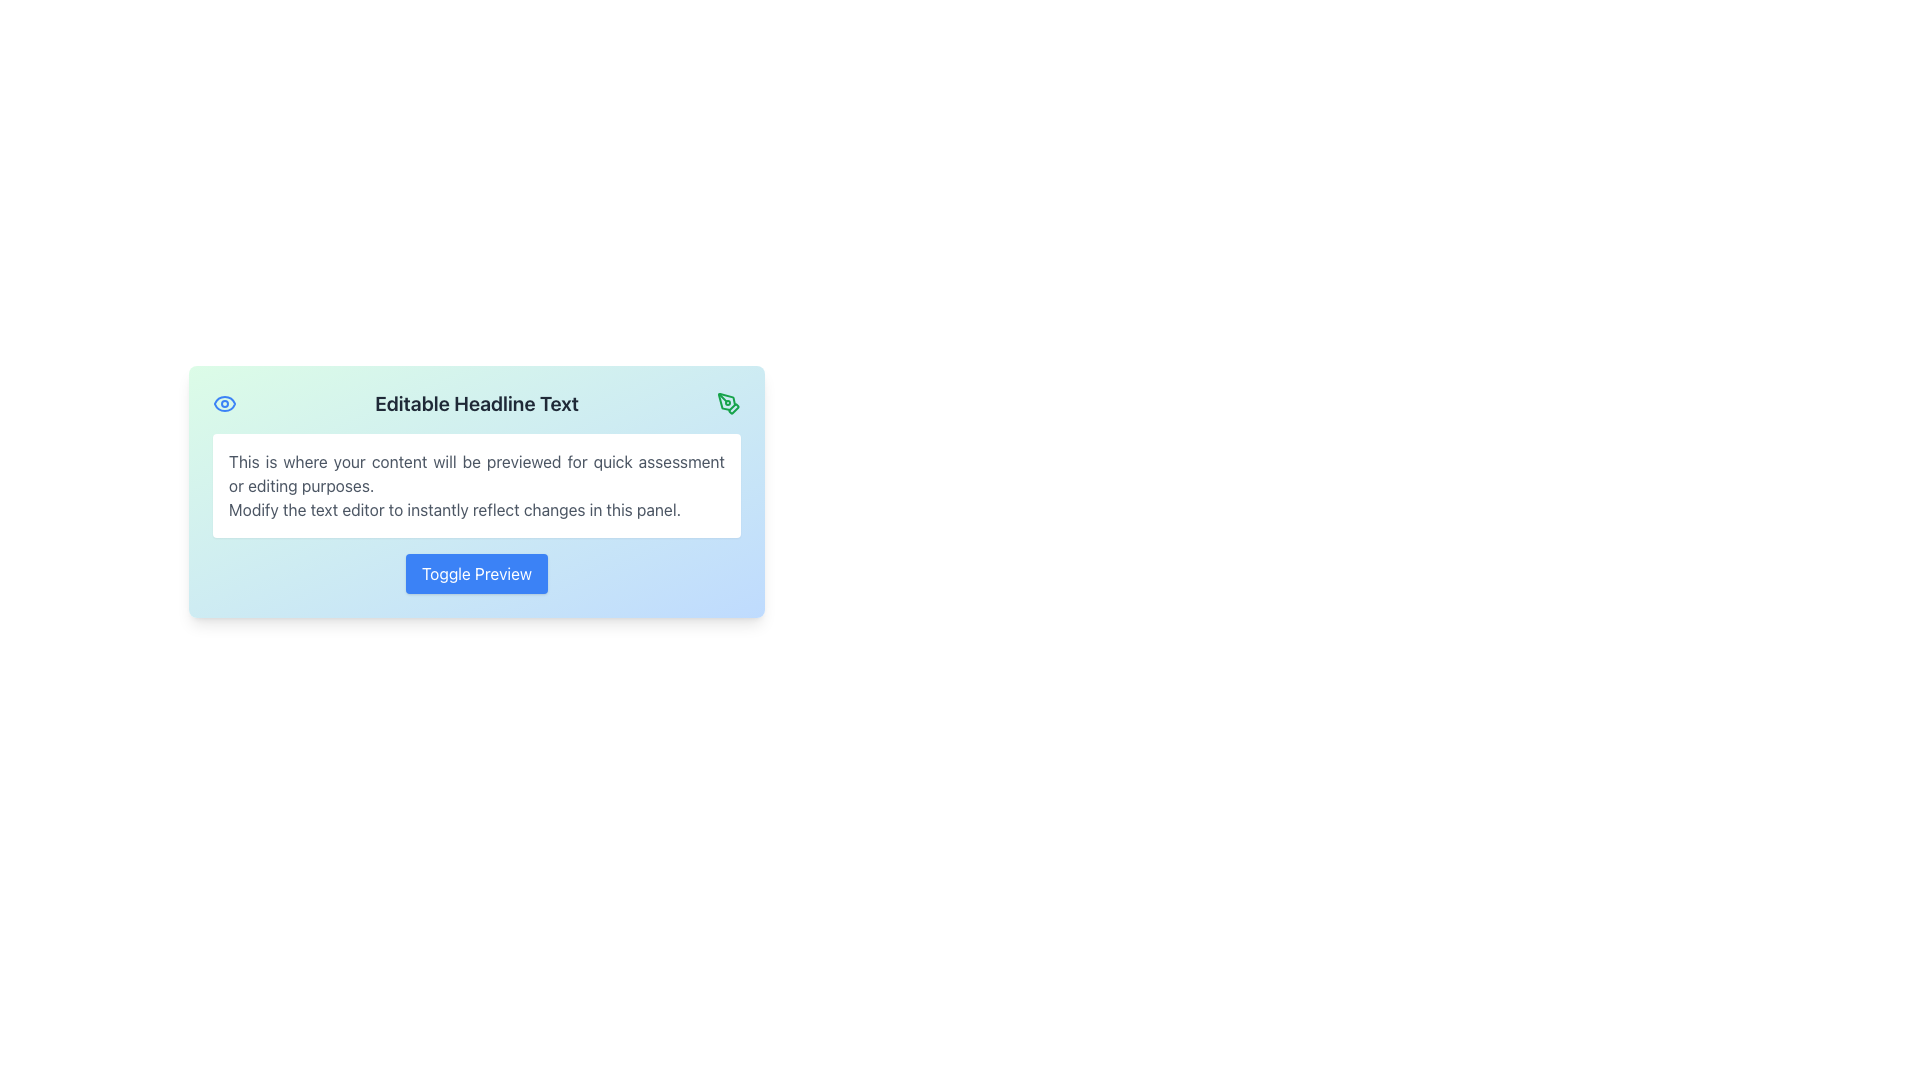 This screenshot has width=1920, height=1080. Describe the element at coordinates (225, 404) in the screenshot. I see `the stylized eye icon located at the top-left corner of the rectangular card, which is centrally placed in the layout, to the left of the 'Editable Headline Text'` at that location.